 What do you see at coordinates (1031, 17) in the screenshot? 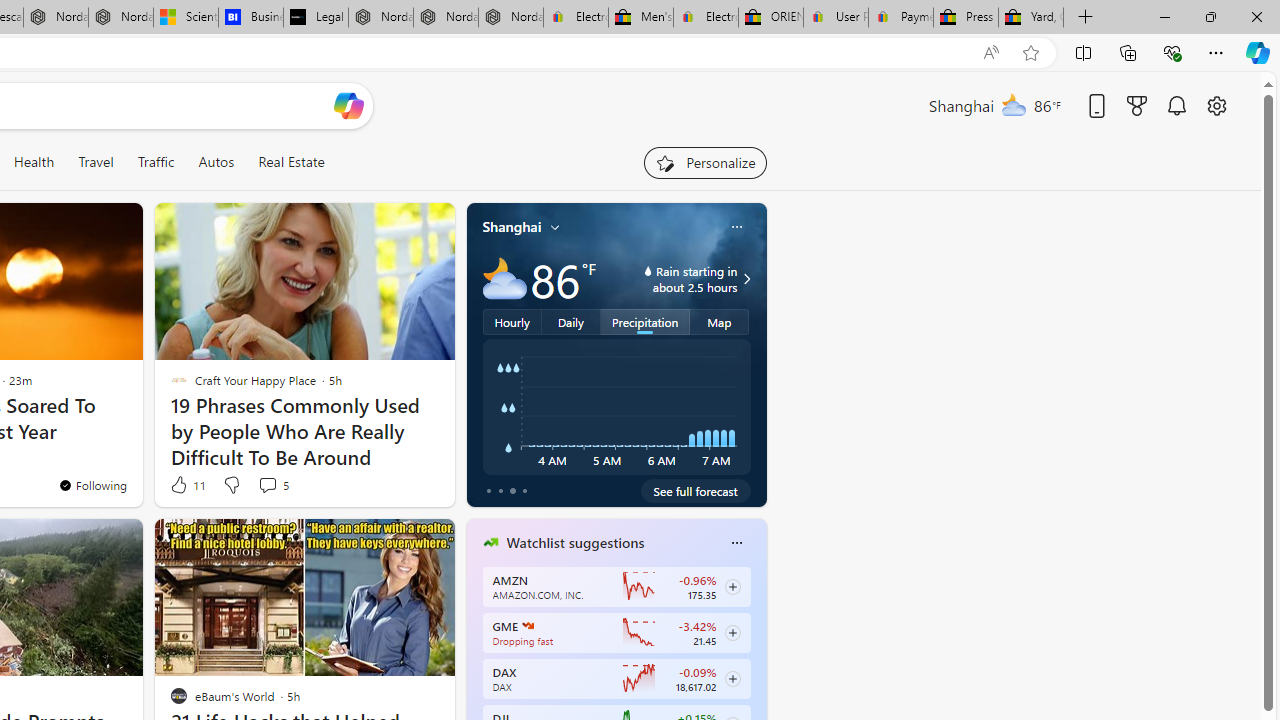
I see `'Yard, Garden & Outdoor Living'` at bounding box center [1031, 17].